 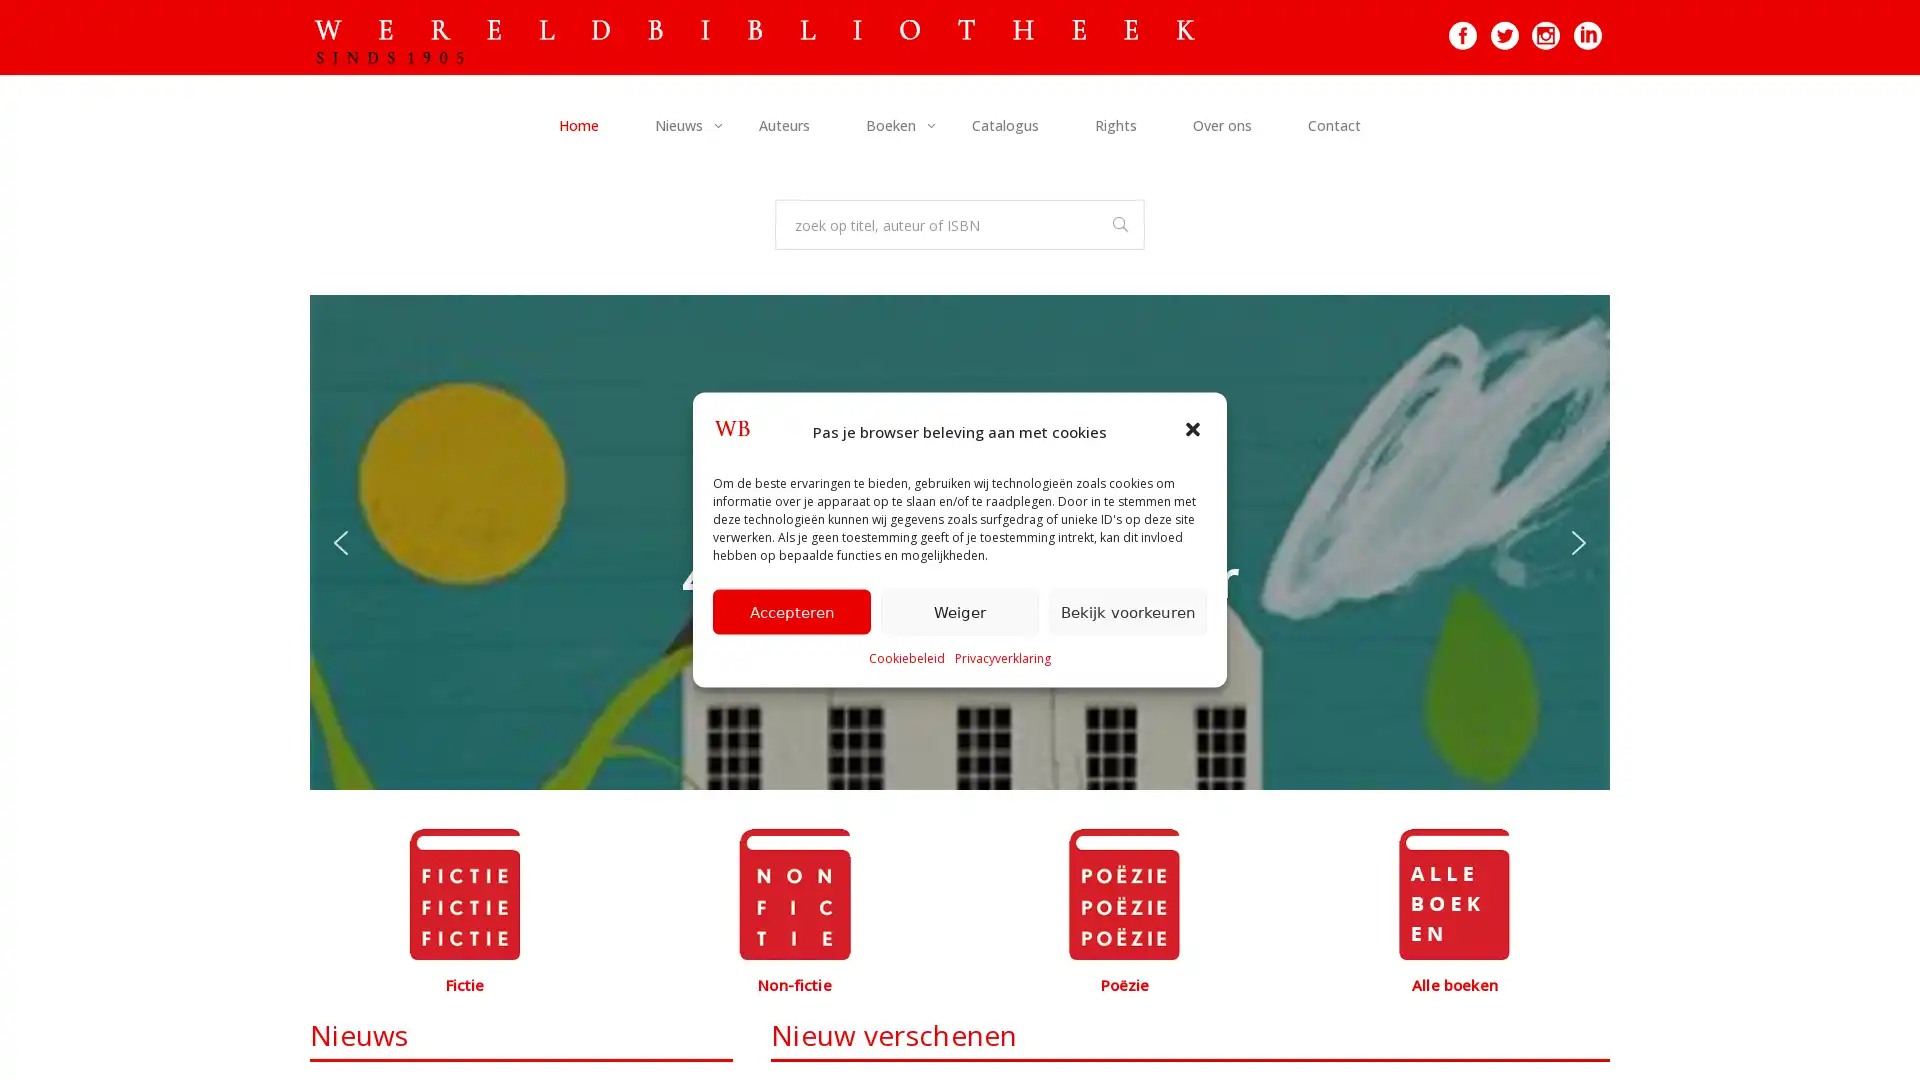 I want to click on next arrow, so click(x=1578, y=542).